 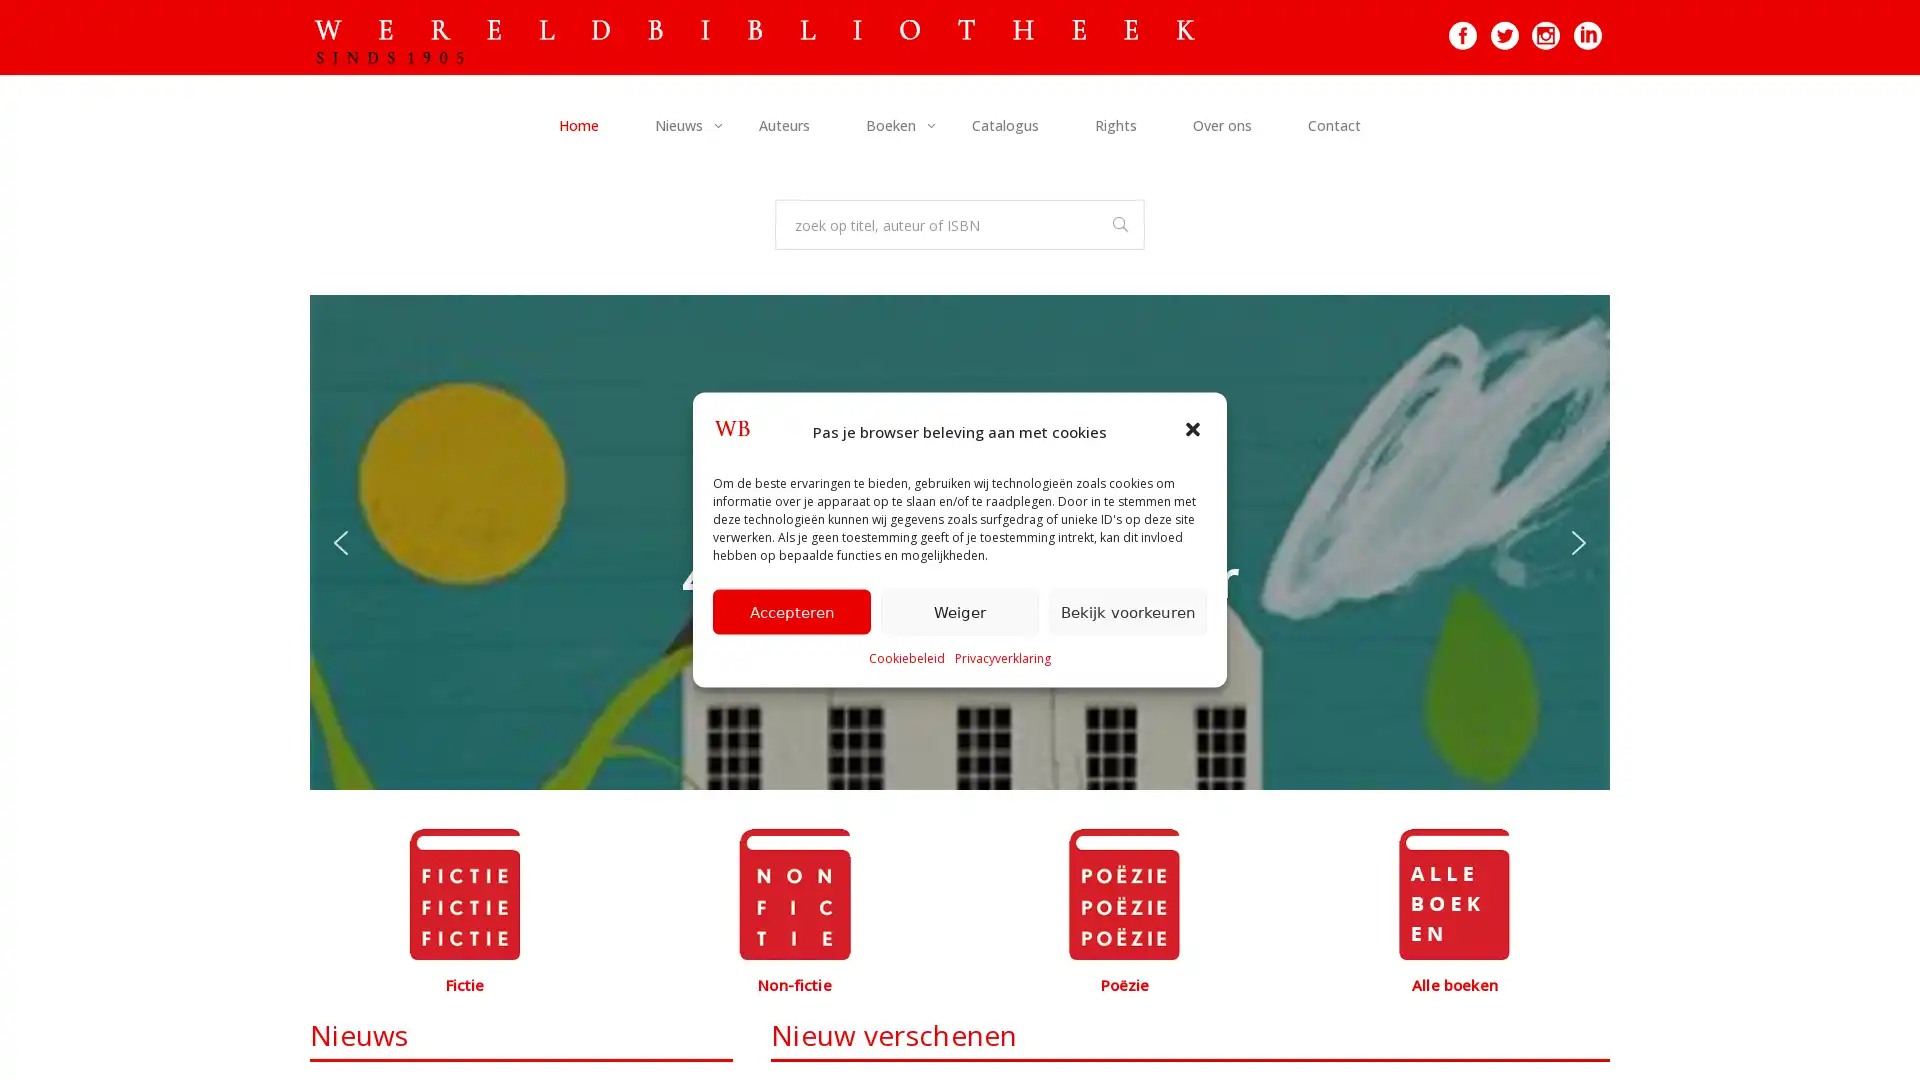 I want to click on next arrow, so click(x=1578, y=542).